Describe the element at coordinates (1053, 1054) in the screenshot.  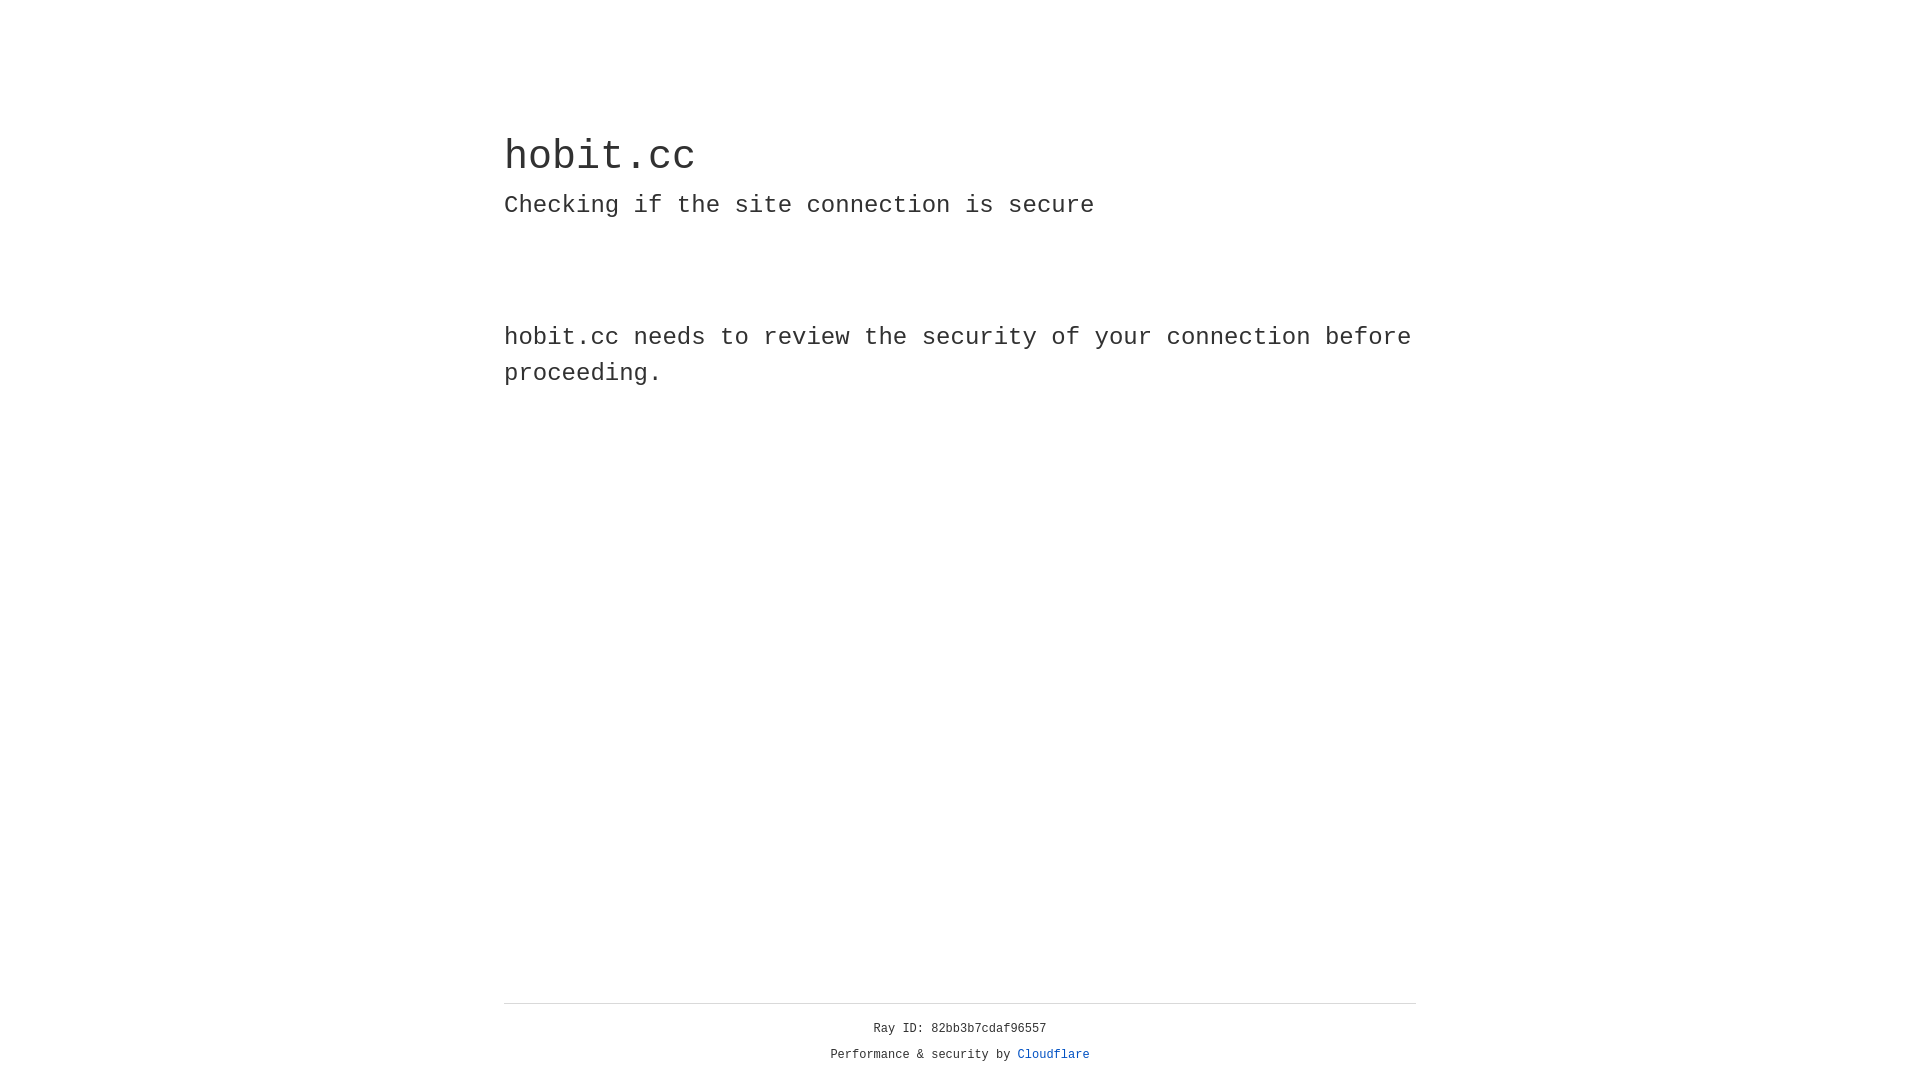
I see `'Cloudflare'` at that location.